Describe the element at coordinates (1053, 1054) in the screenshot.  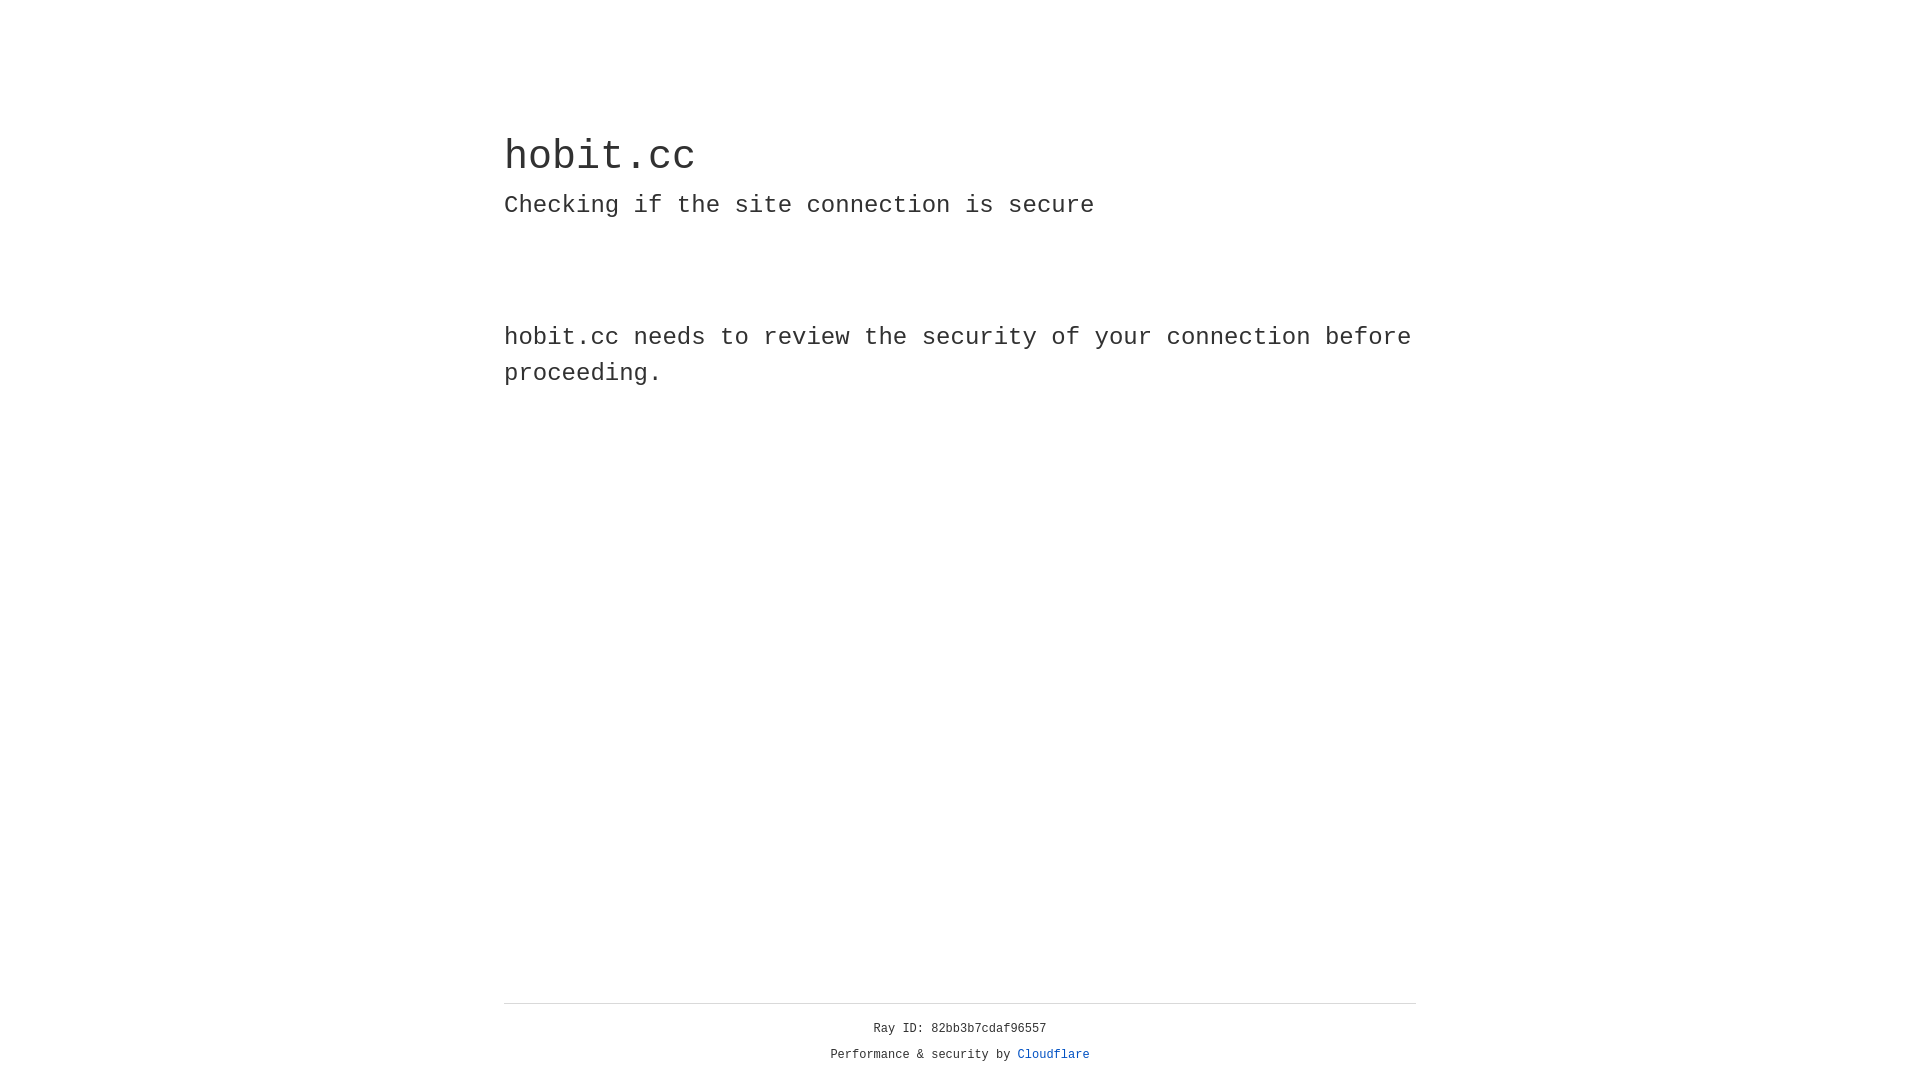
I see `'Cloudflare'` at that location.